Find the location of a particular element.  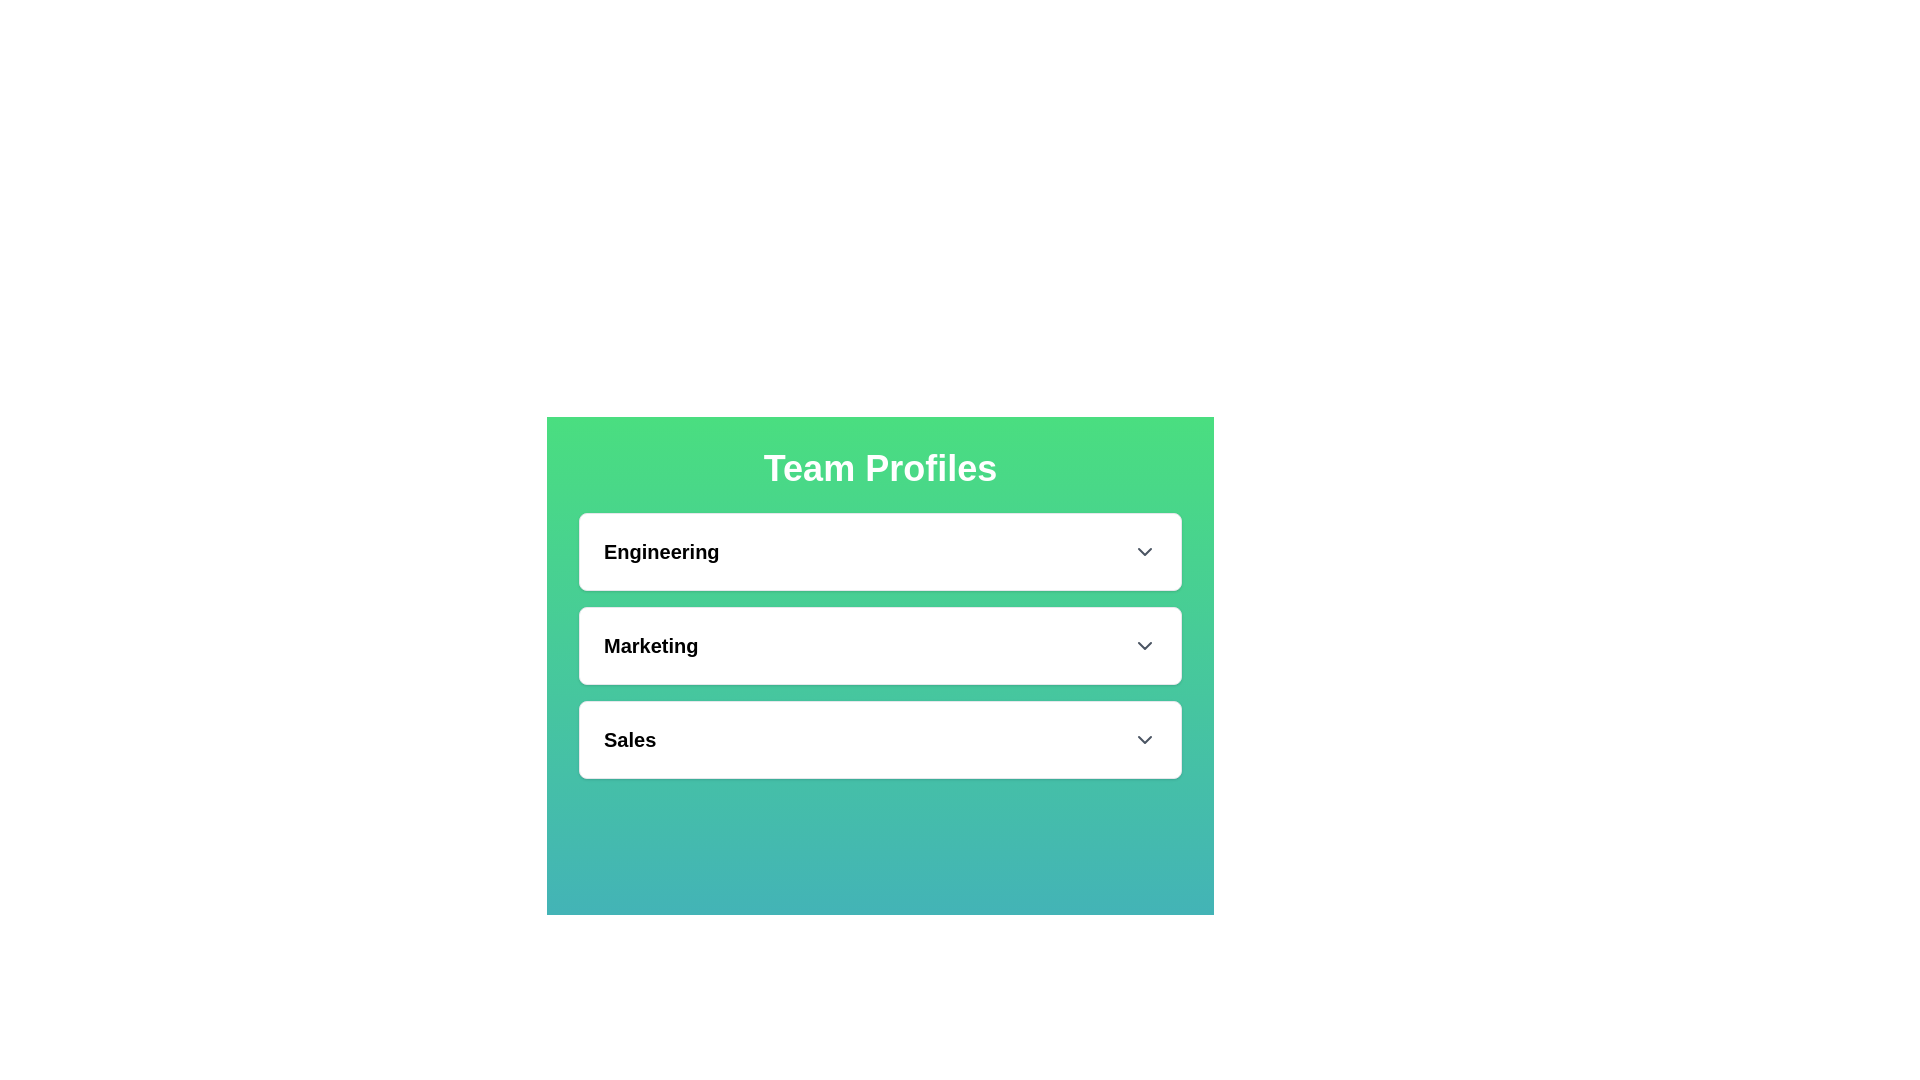

text from the 'Marketing' label, which is prominently displayed in a large, bold font within the 'Team Profiles' list, positioned second between 'Engineering' and 'Sales' is located at coordinates (651, 645).